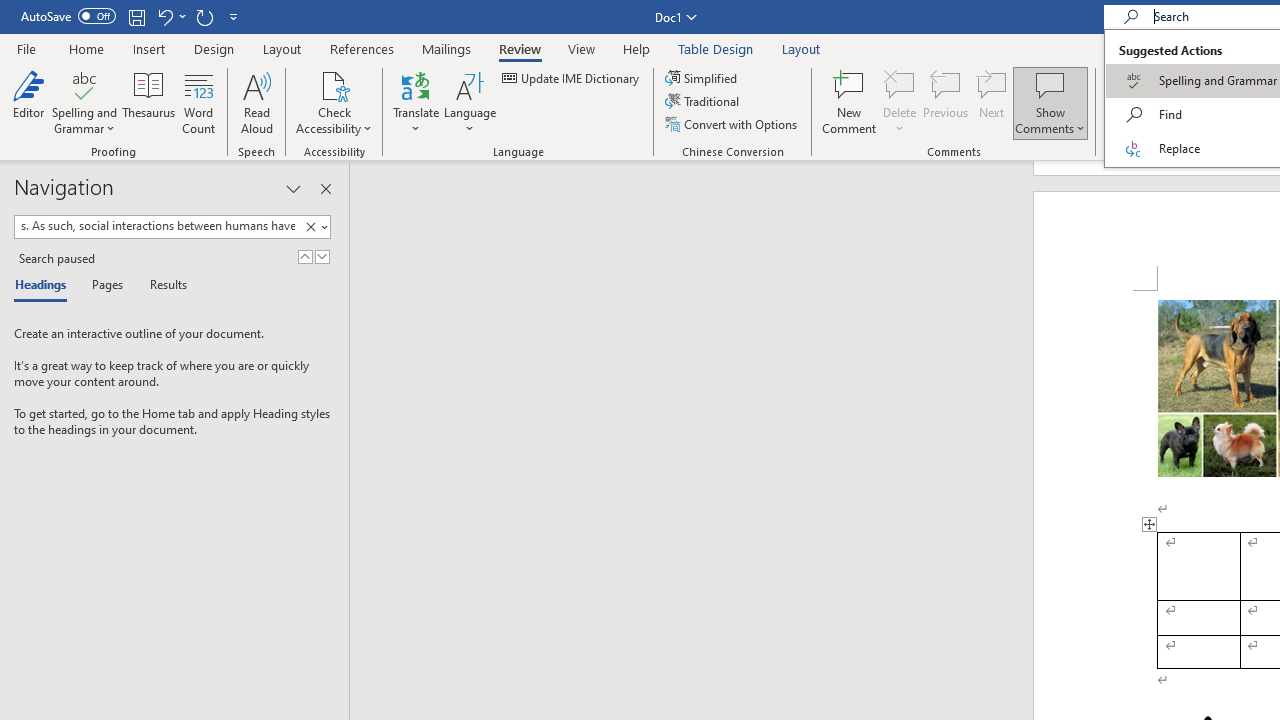 The image size is (1280, 720). Describe the element at coordinates (992, 103) in the screenshot. I see `'Next'` at that location.